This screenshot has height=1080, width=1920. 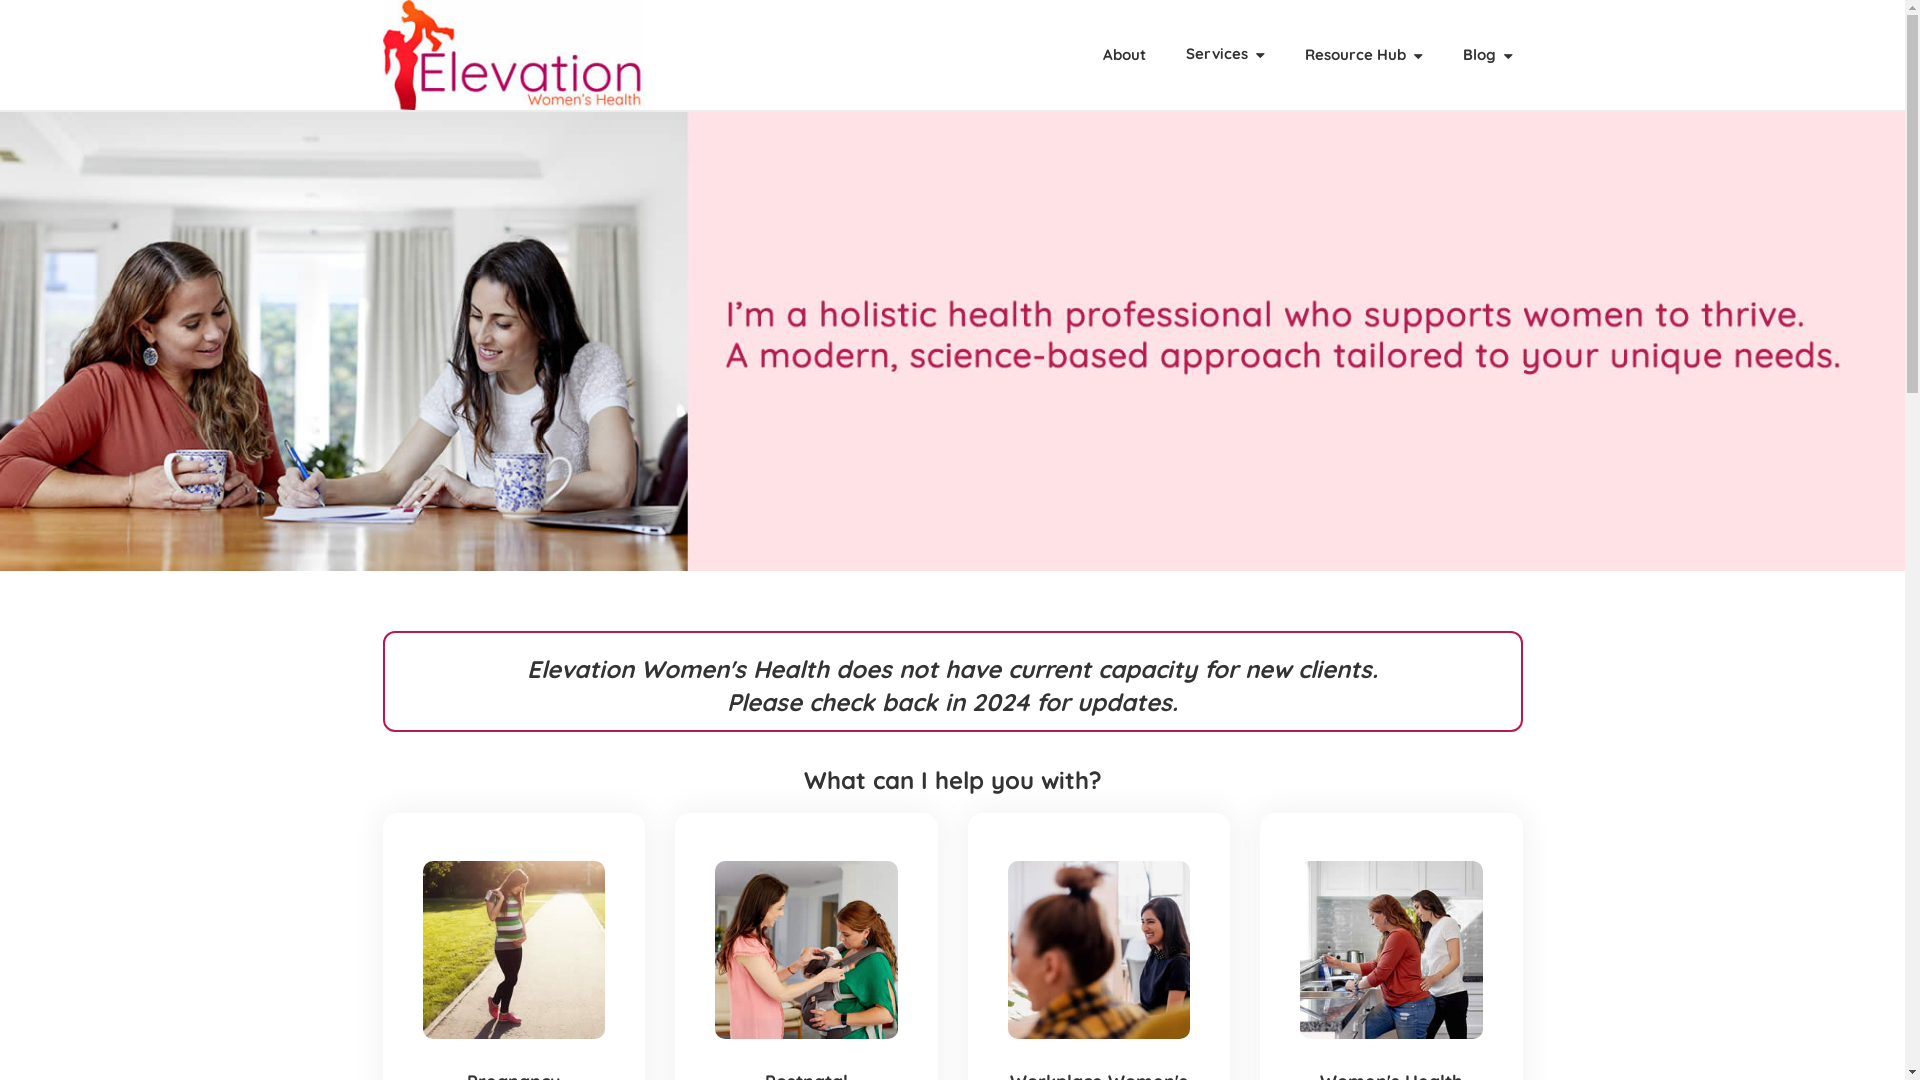 What do you see at coordinates (1123, 53) in the screenshot?
I see `'About'` at bounding box center [1123, 53].